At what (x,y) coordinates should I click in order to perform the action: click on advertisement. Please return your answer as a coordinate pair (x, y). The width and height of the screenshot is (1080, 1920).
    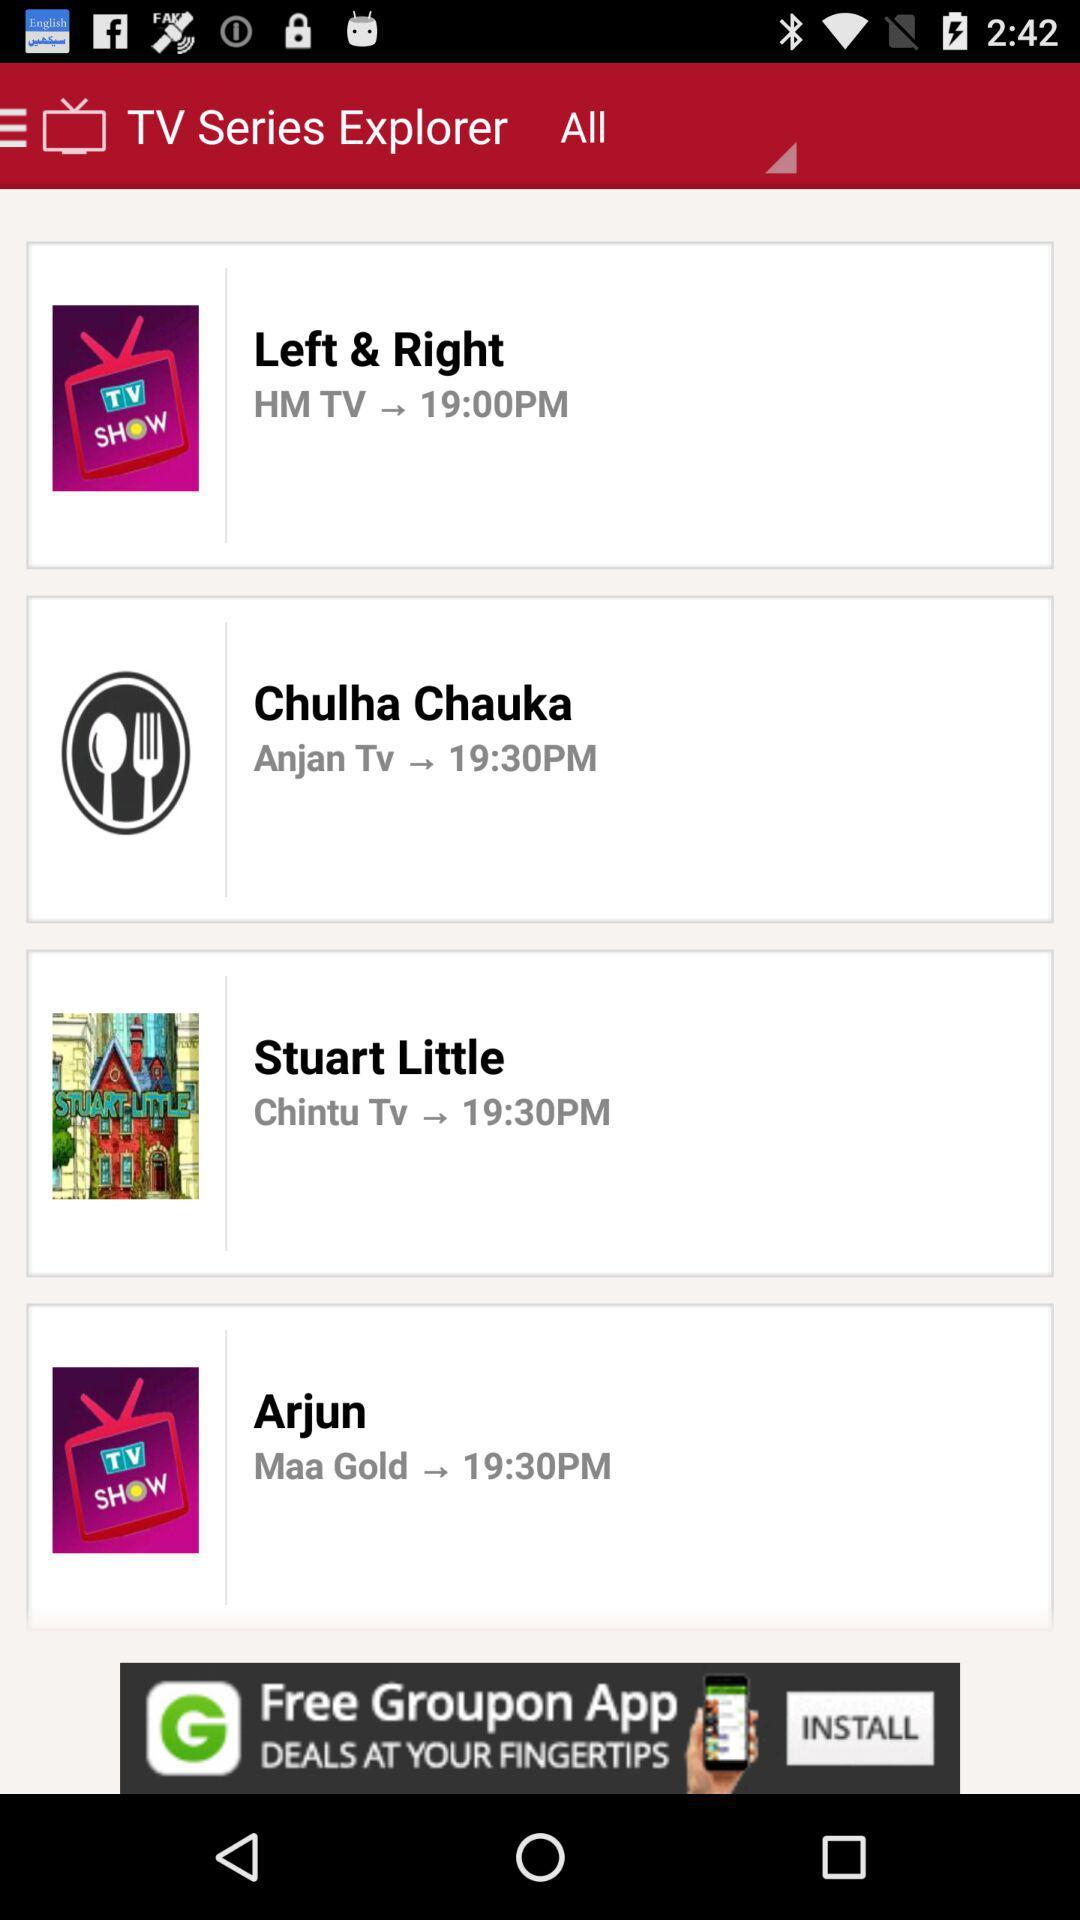
    Looking at the image, I should click on (540, 1727).